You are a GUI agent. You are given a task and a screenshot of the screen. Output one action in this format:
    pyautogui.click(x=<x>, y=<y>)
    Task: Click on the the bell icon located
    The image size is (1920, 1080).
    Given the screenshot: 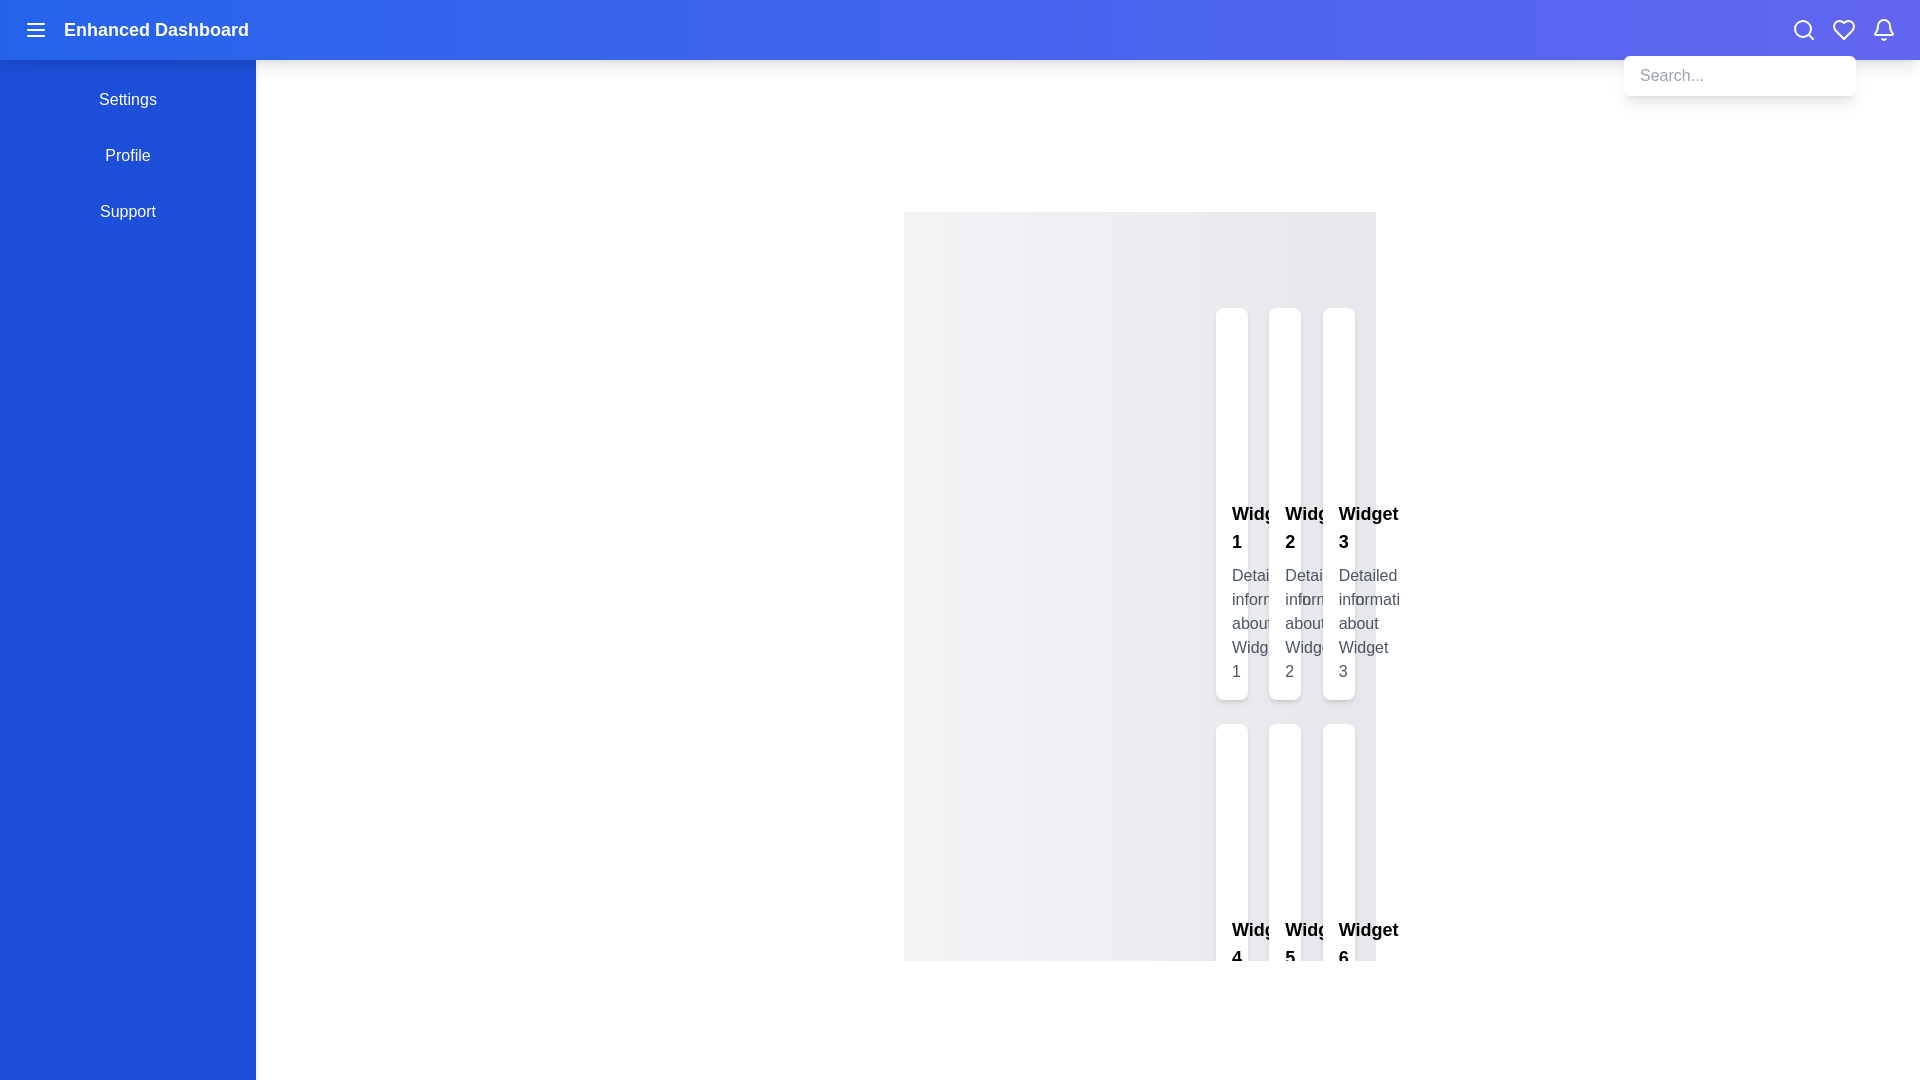 What is the action you would take?
    pyautogui.click(x=1882, y=30)
    